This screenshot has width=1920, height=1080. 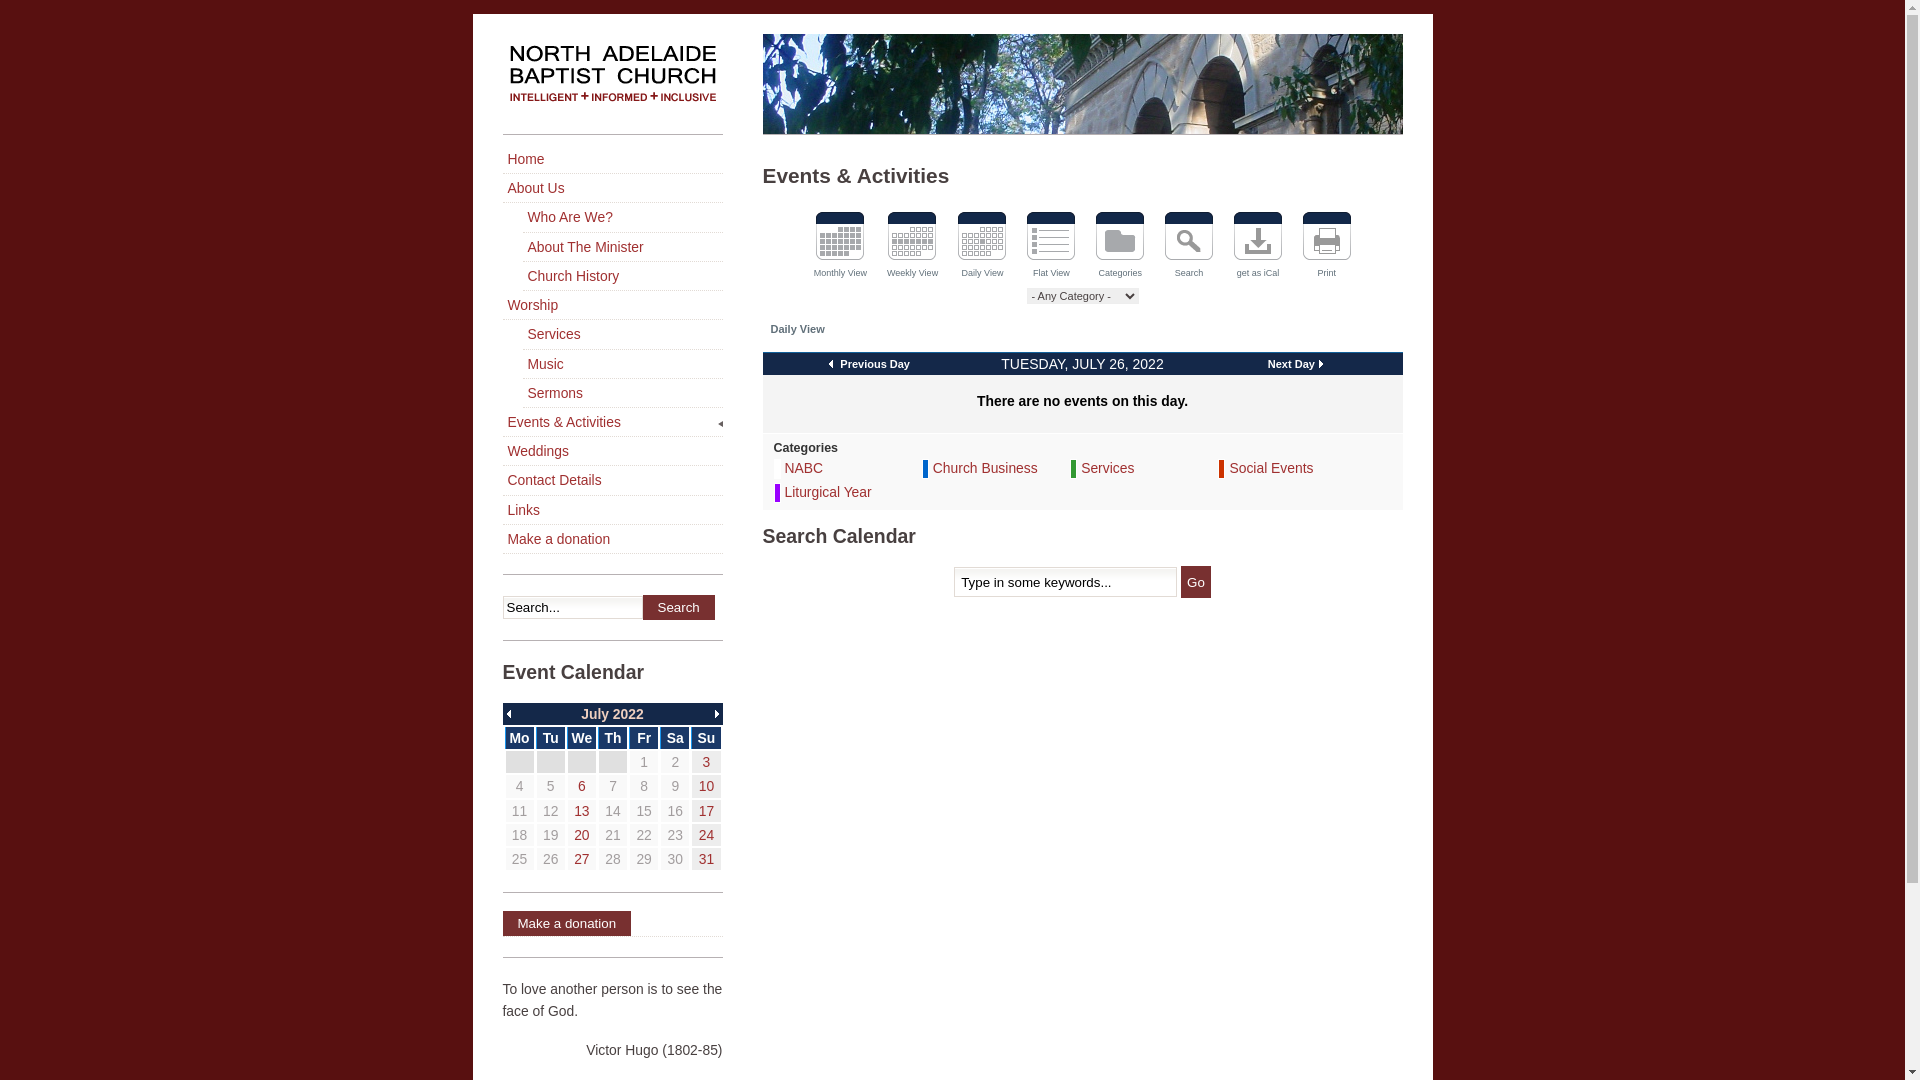 What do you see at coordinates (718, 712) in the screenshot?
I see `'>'` at bounding box center [718, 712].